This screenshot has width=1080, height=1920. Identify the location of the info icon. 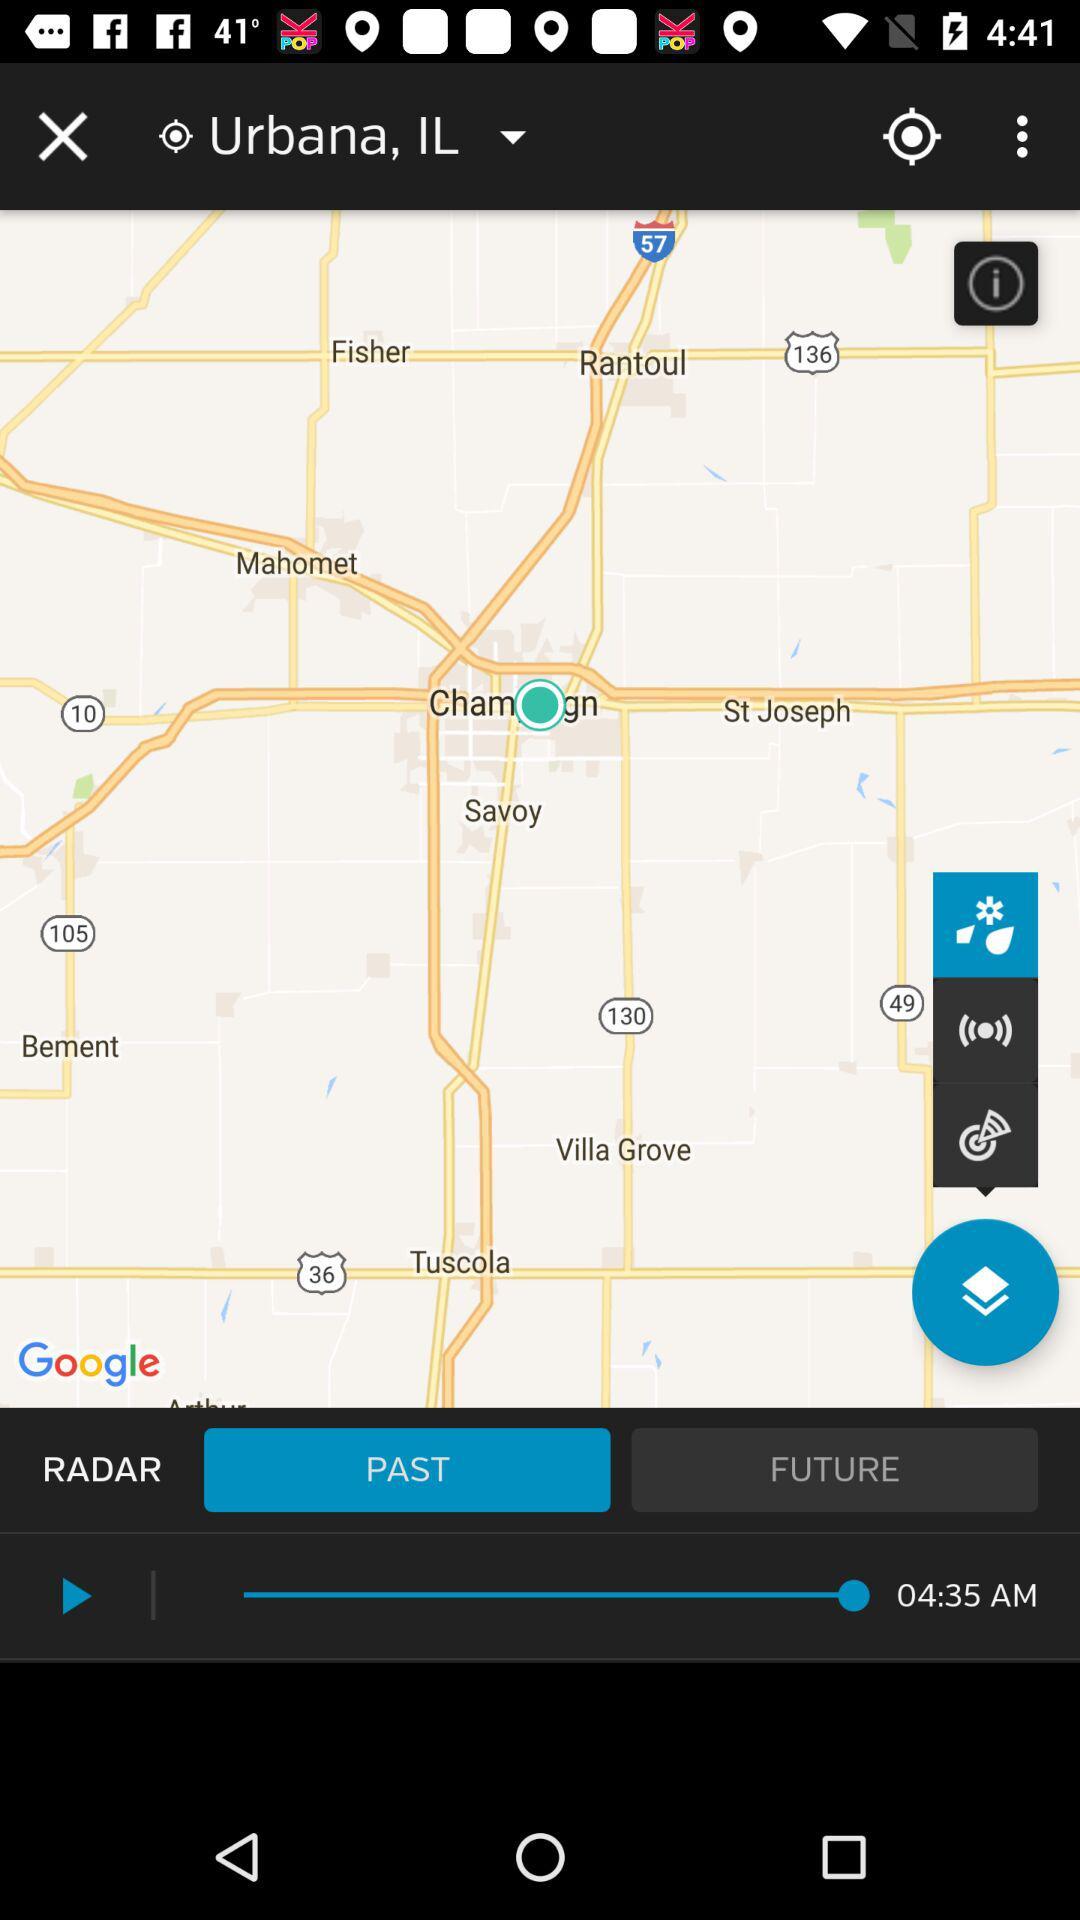
(995, 282).